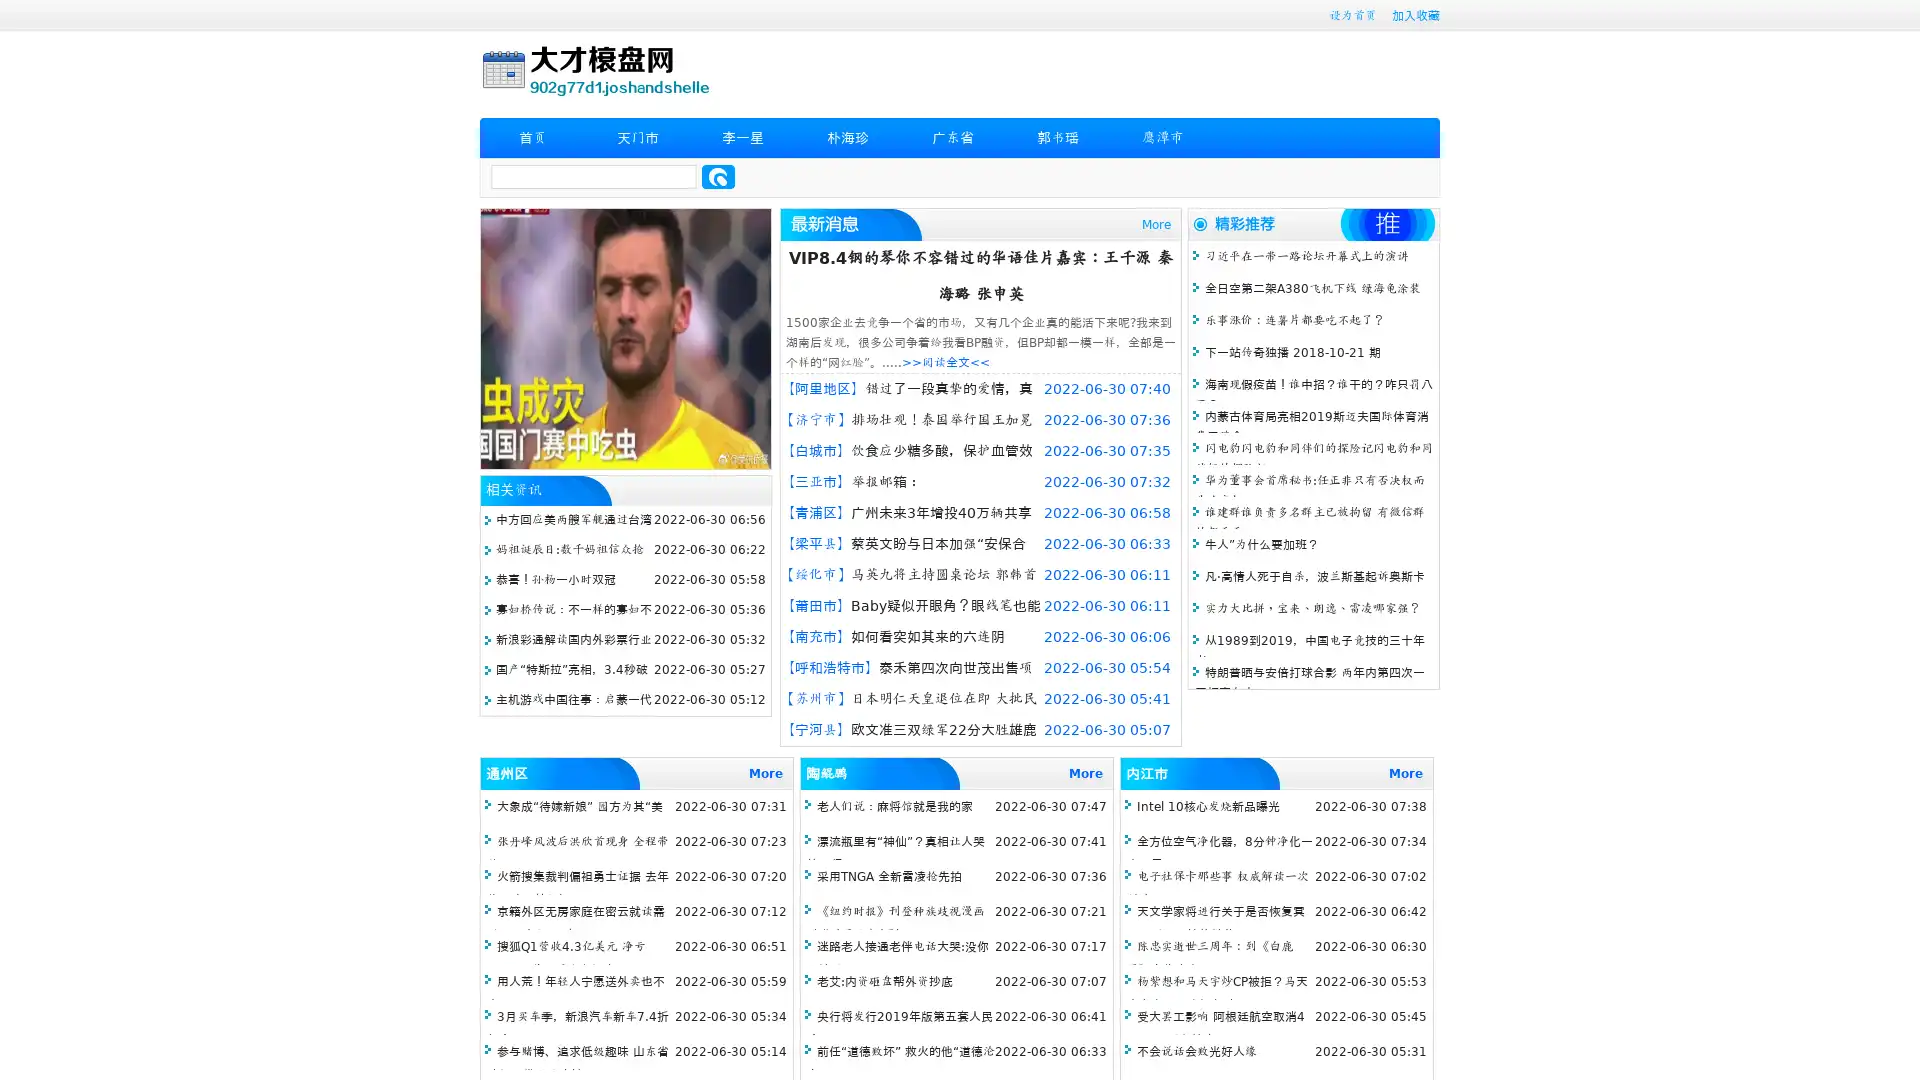 The image size is (1920, 1080). I want to click on Search, so click(718, 176).